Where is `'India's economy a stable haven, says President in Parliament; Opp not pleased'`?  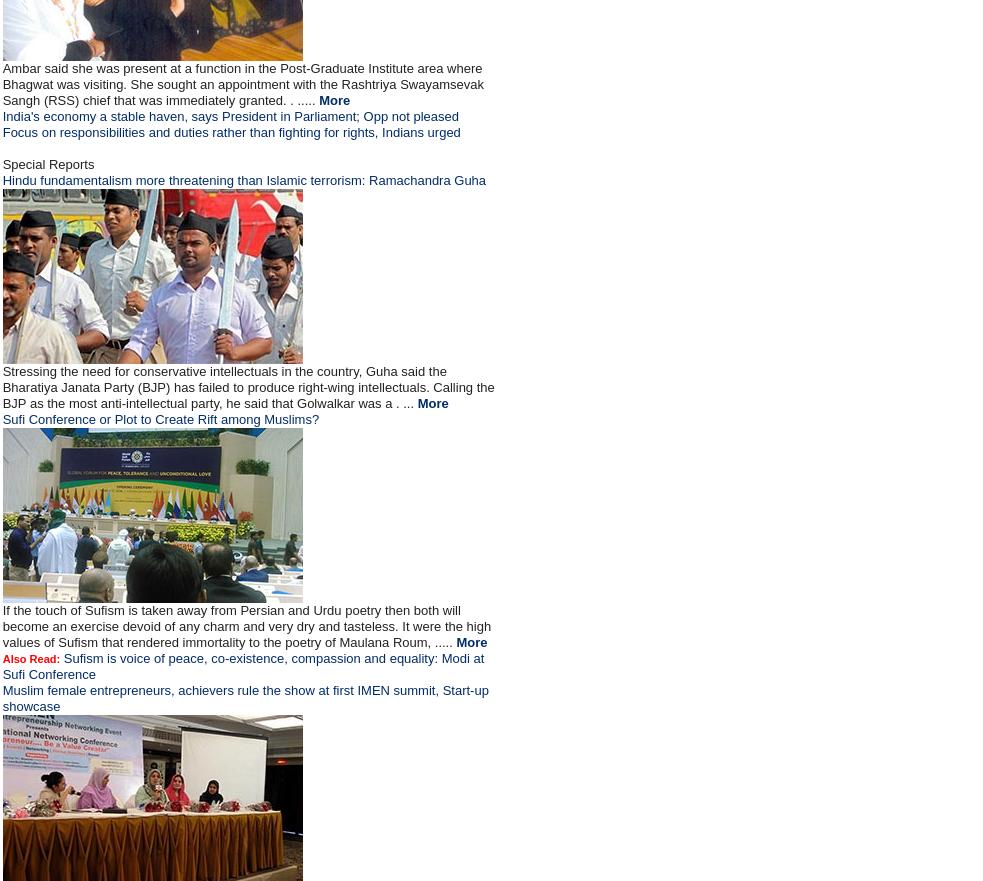
'India's economy a stable haven, says President in Parliament; Opp not pleased' is located at coordinates (230, 116).